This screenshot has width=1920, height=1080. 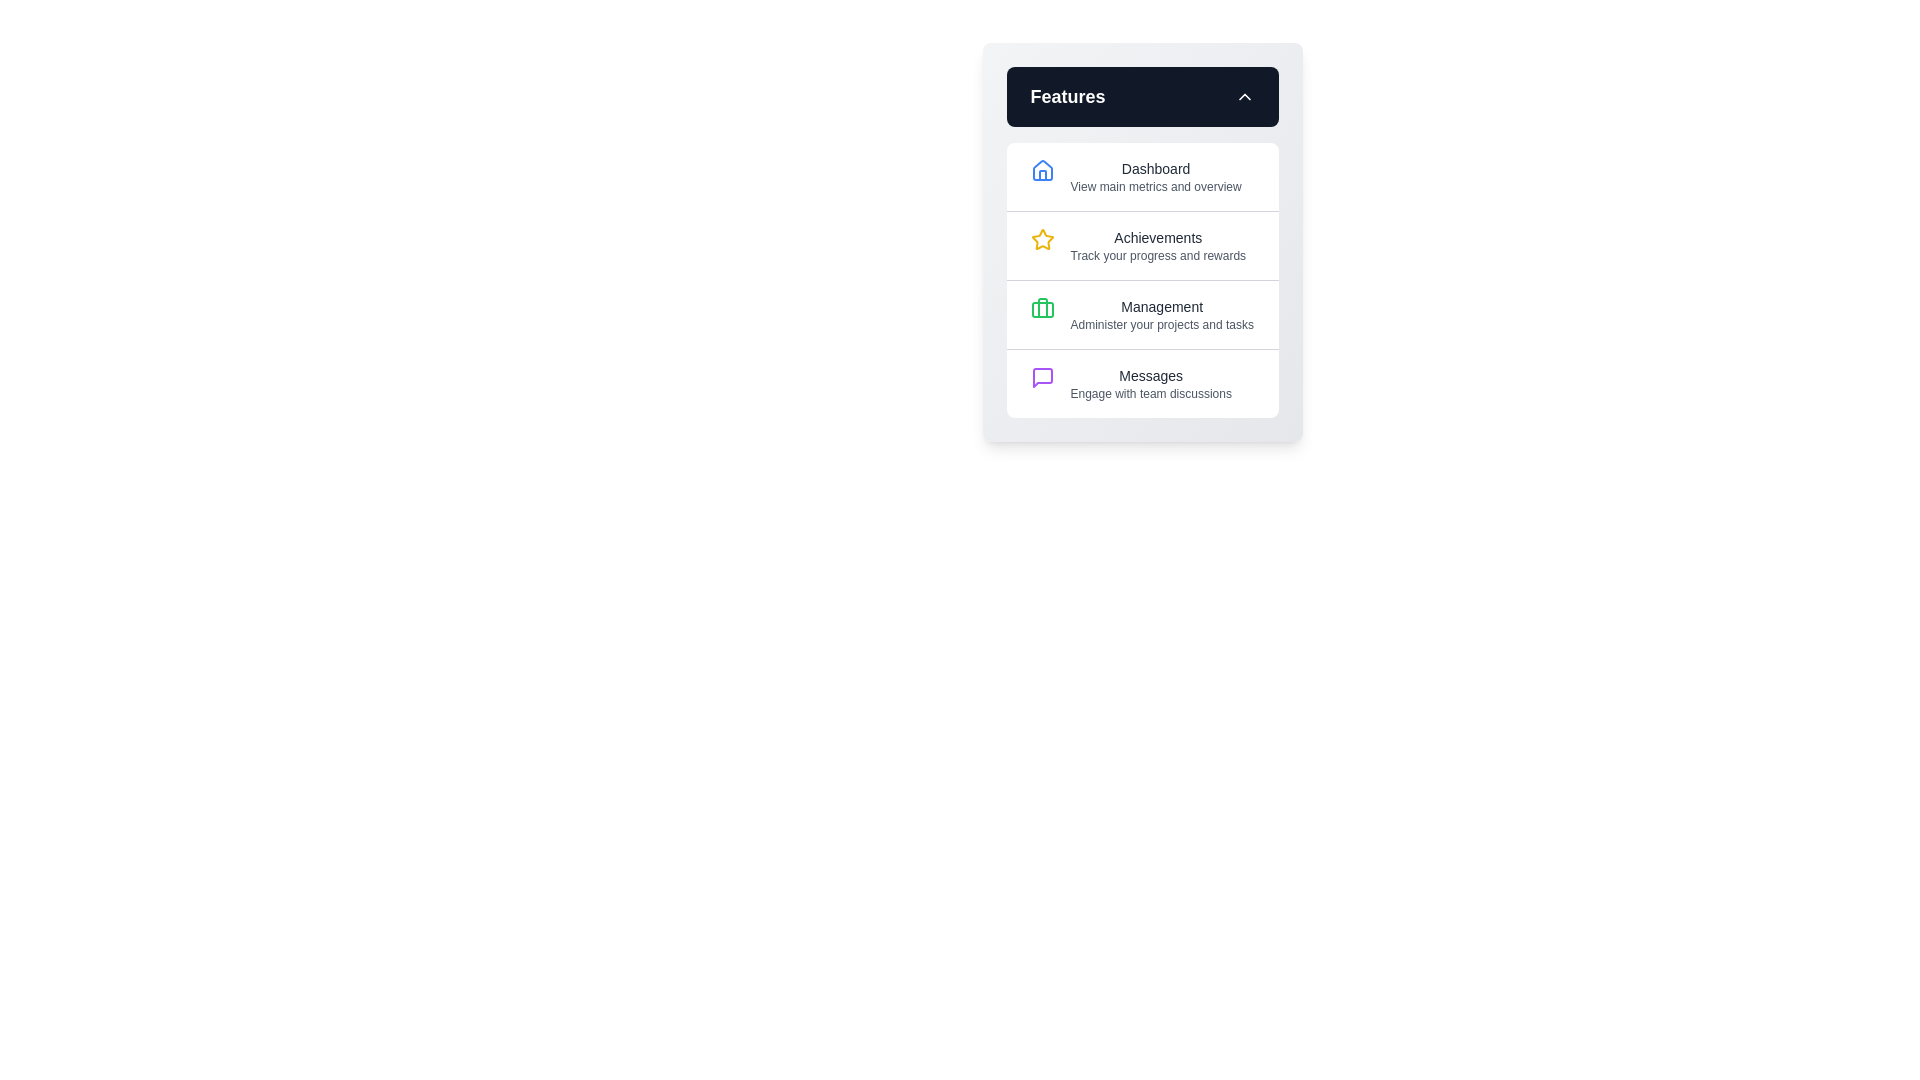 What do you see at coordinates (1158, 245) in the screenshot?
I see `the 'Achievements' interactive text label in the sidebar menu` at bounding box center [1158, 245].